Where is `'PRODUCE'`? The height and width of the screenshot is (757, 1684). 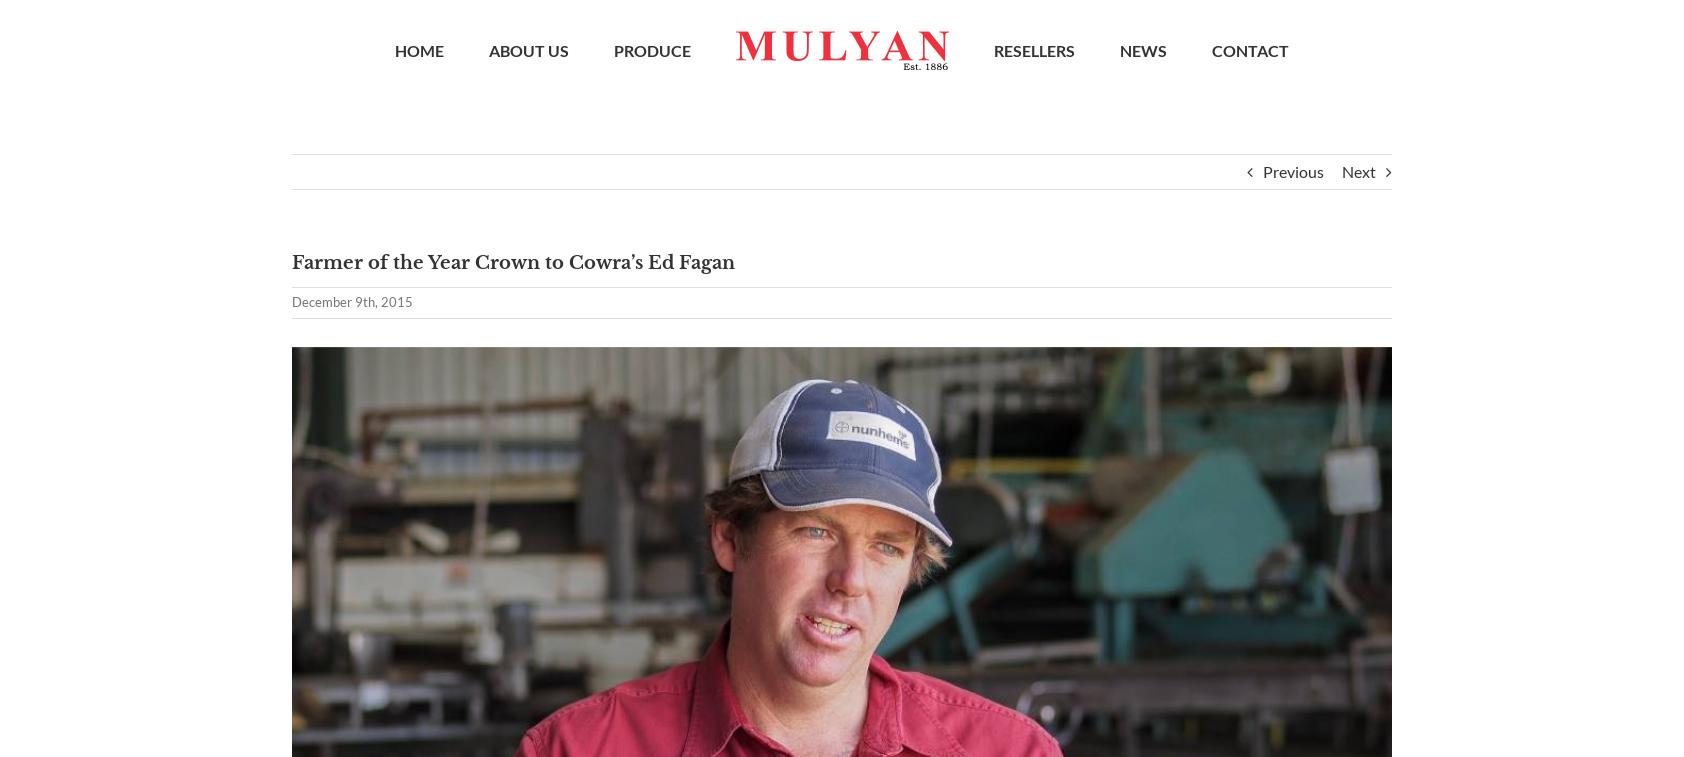
'PRODUCE' is located at coordinates (612, 53).